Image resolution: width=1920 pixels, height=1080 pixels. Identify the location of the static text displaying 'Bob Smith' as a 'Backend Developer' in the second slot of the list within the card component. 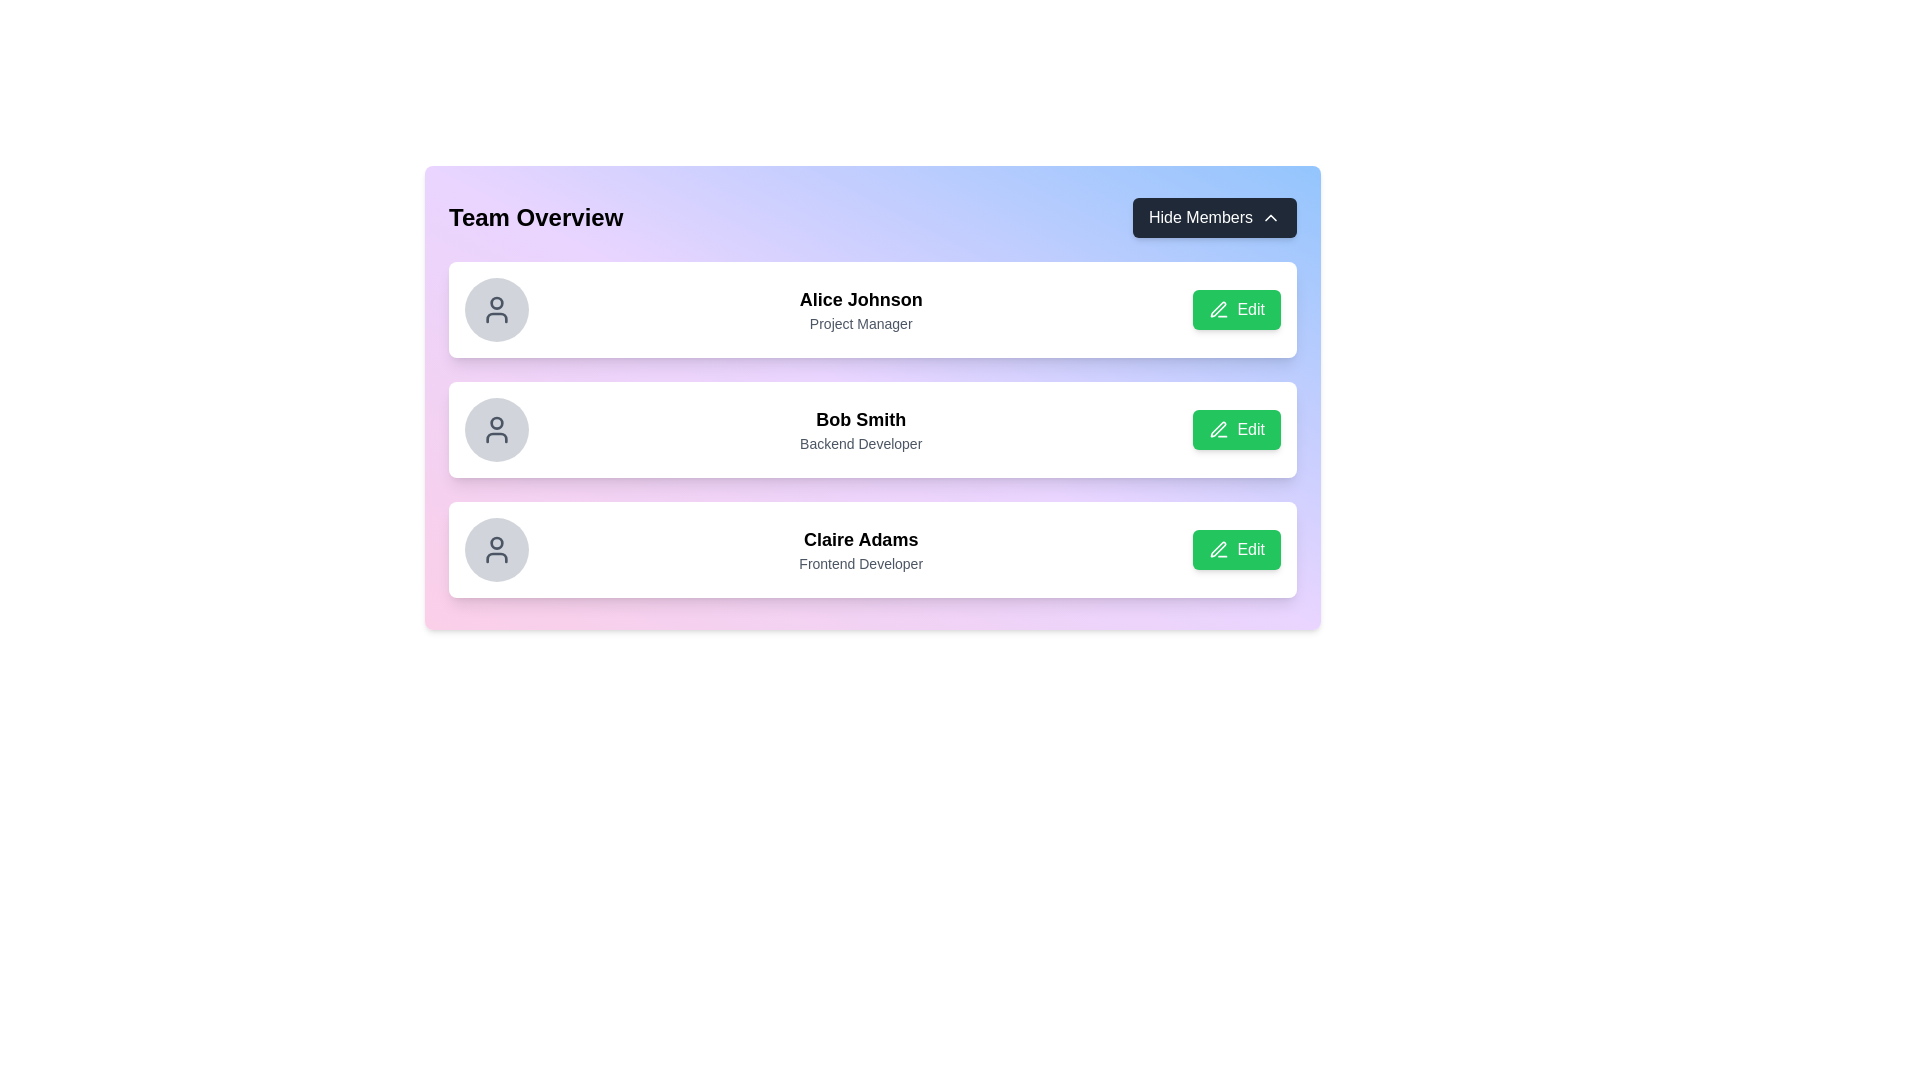
(861, 428).